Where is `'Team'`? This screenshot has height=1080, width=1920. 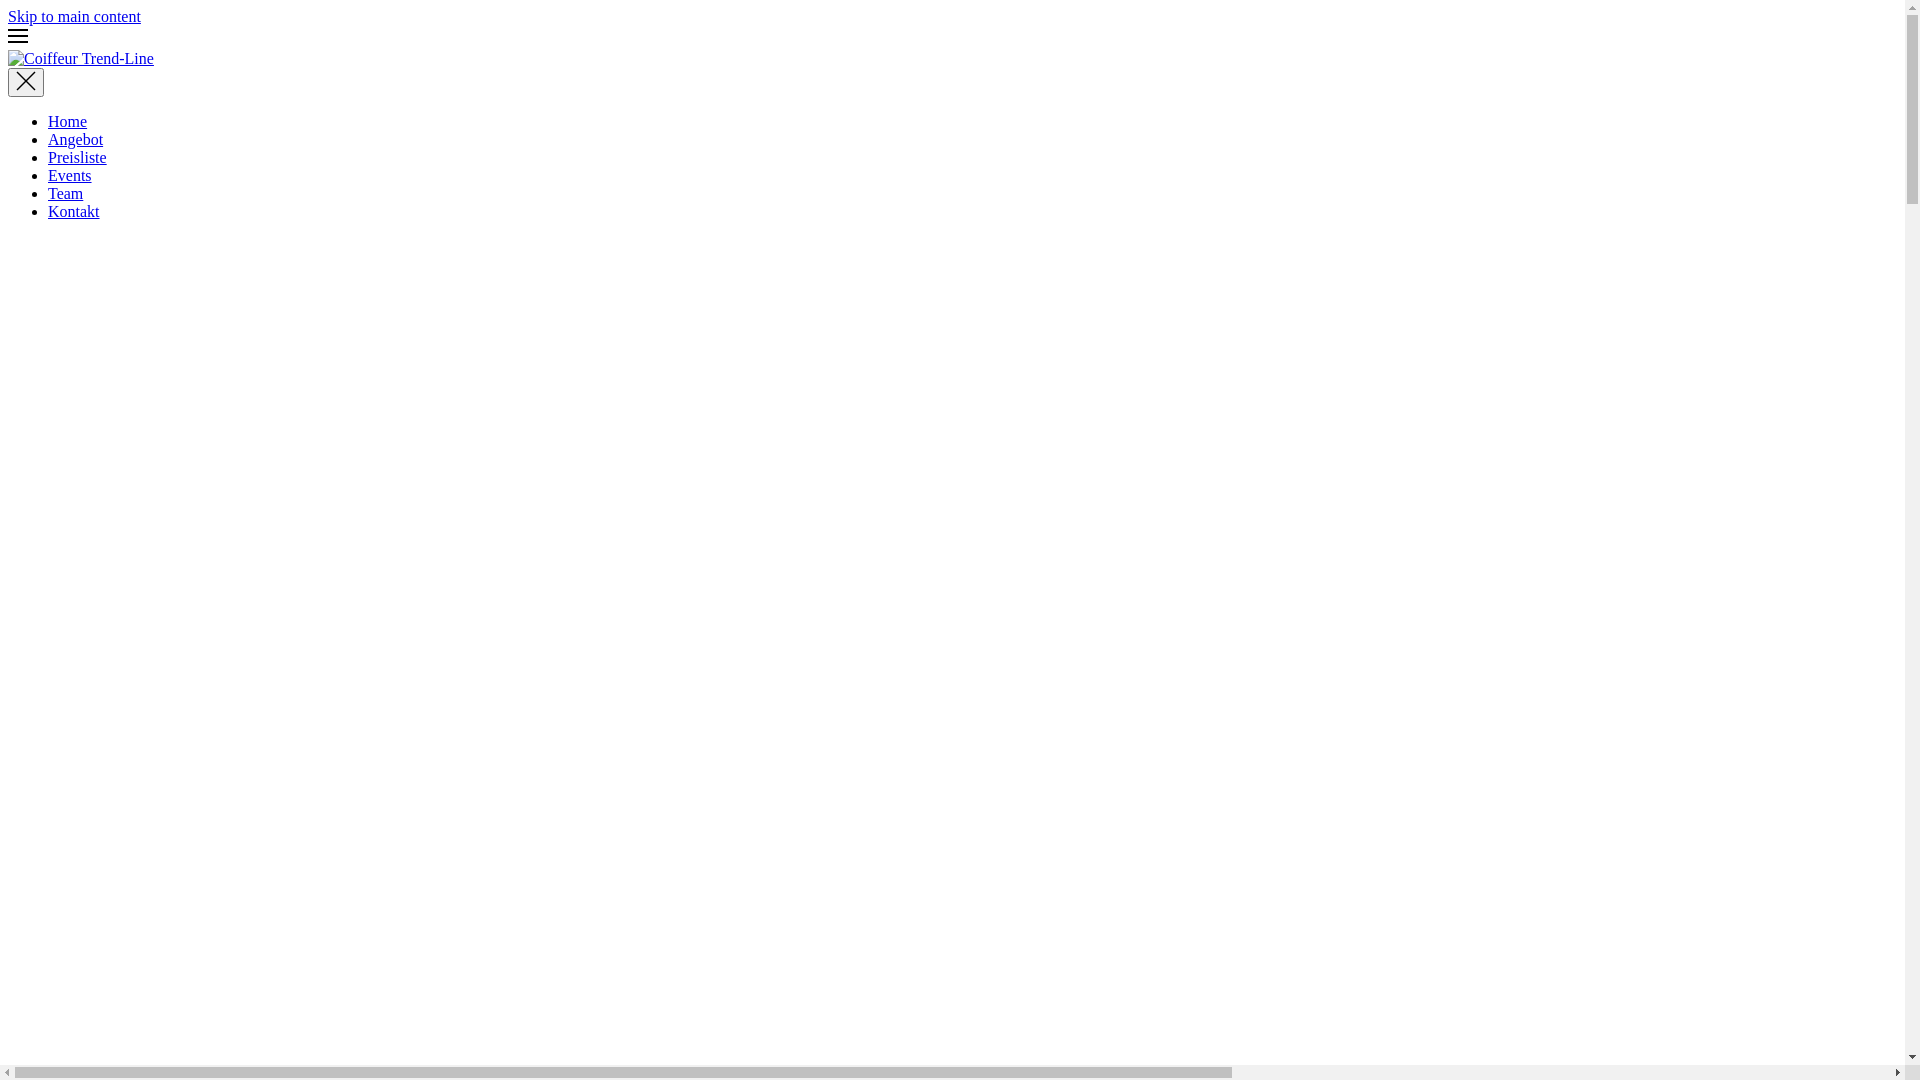
'Team' is located at coordinates (65, 193).